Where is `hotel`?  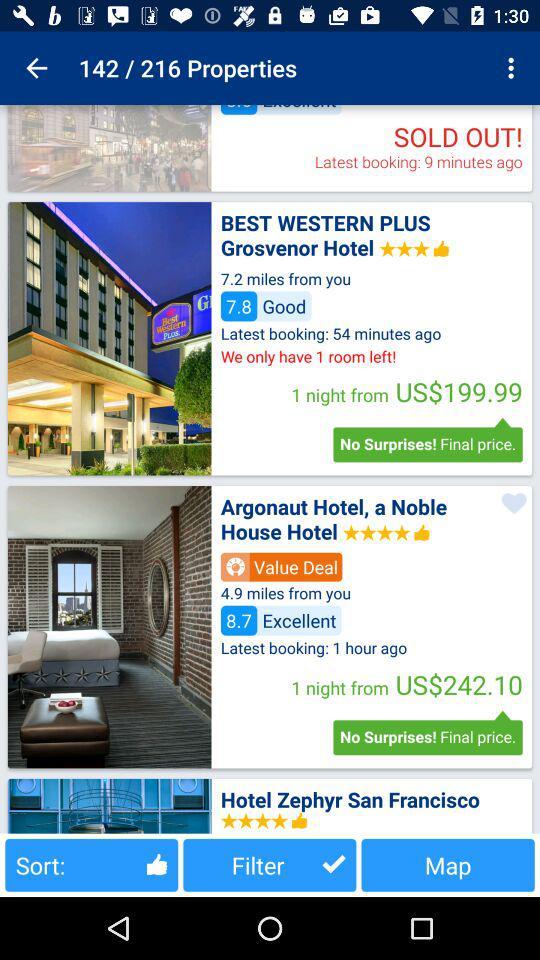 hotel is located at coordinates (109, 626).